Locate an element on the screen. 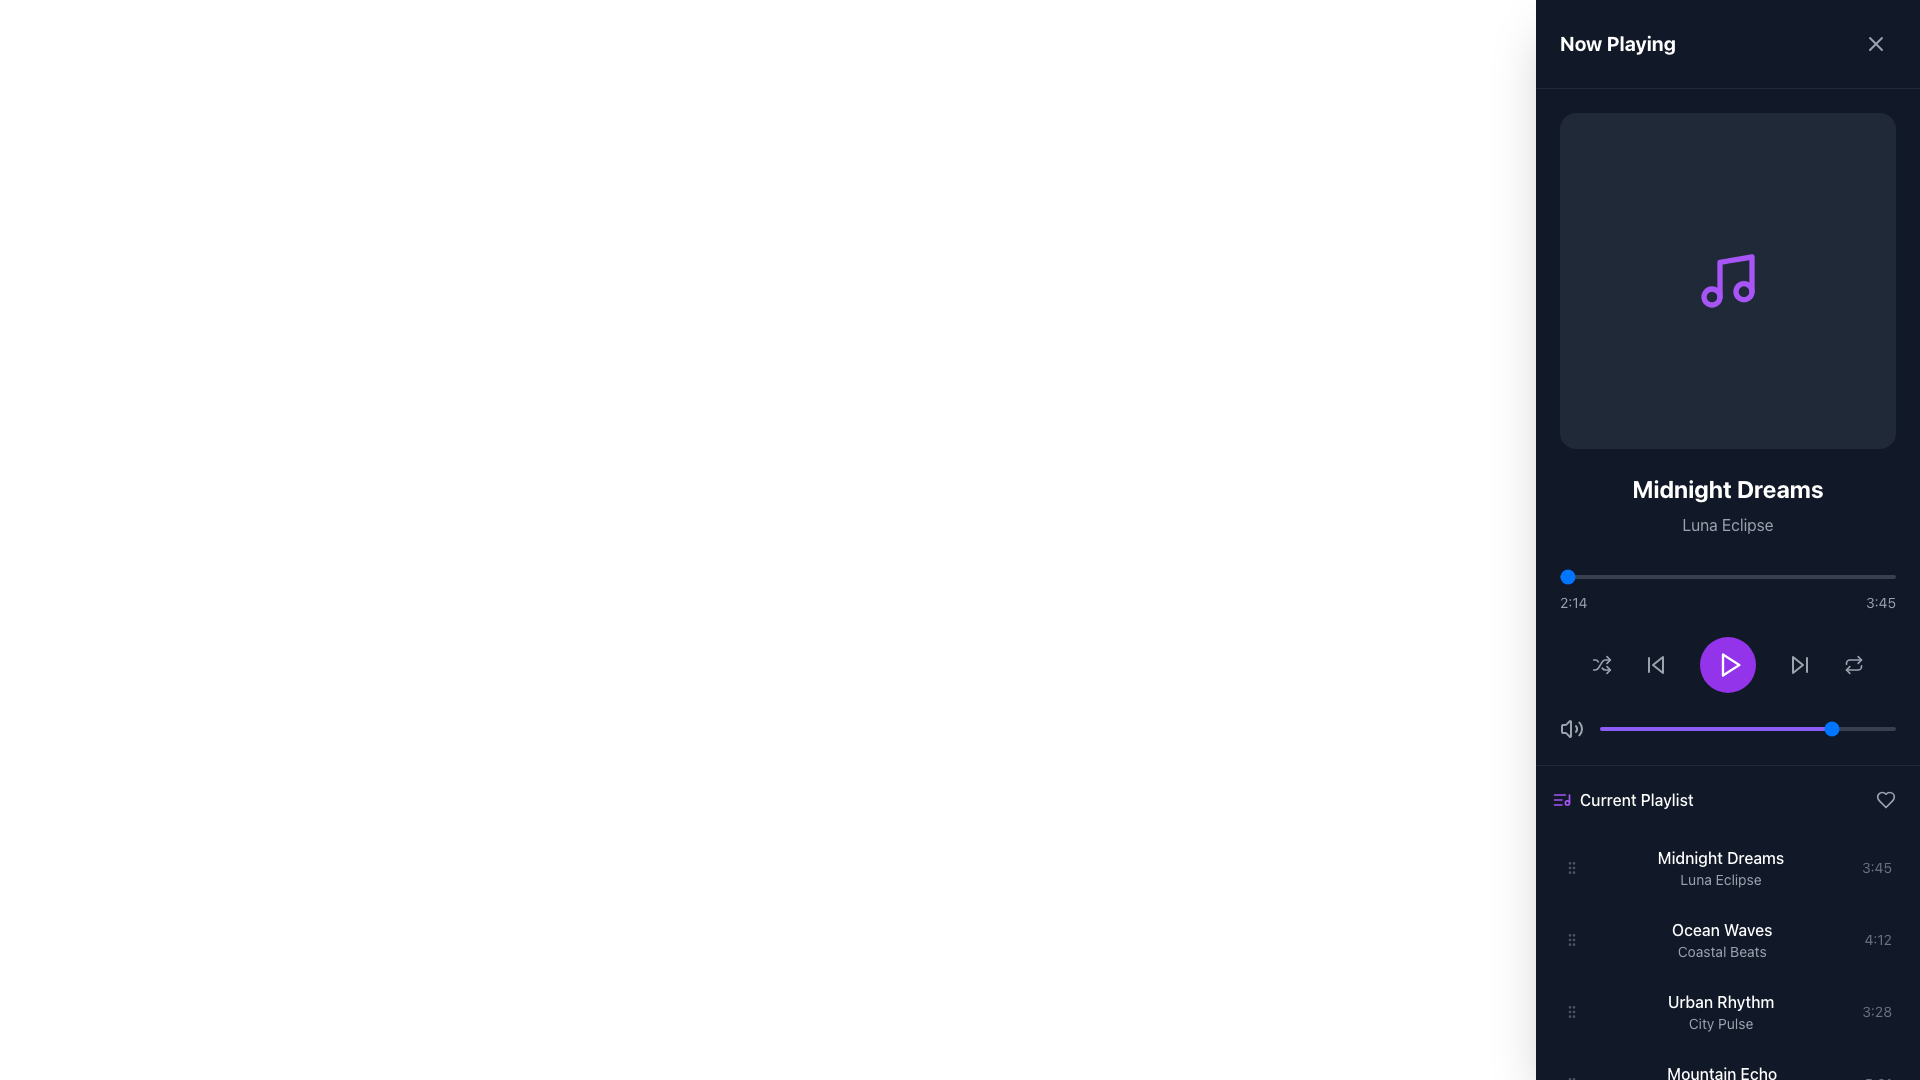 The image size is (1920, 1080). the slider value is located at coordinates (1650, 729).